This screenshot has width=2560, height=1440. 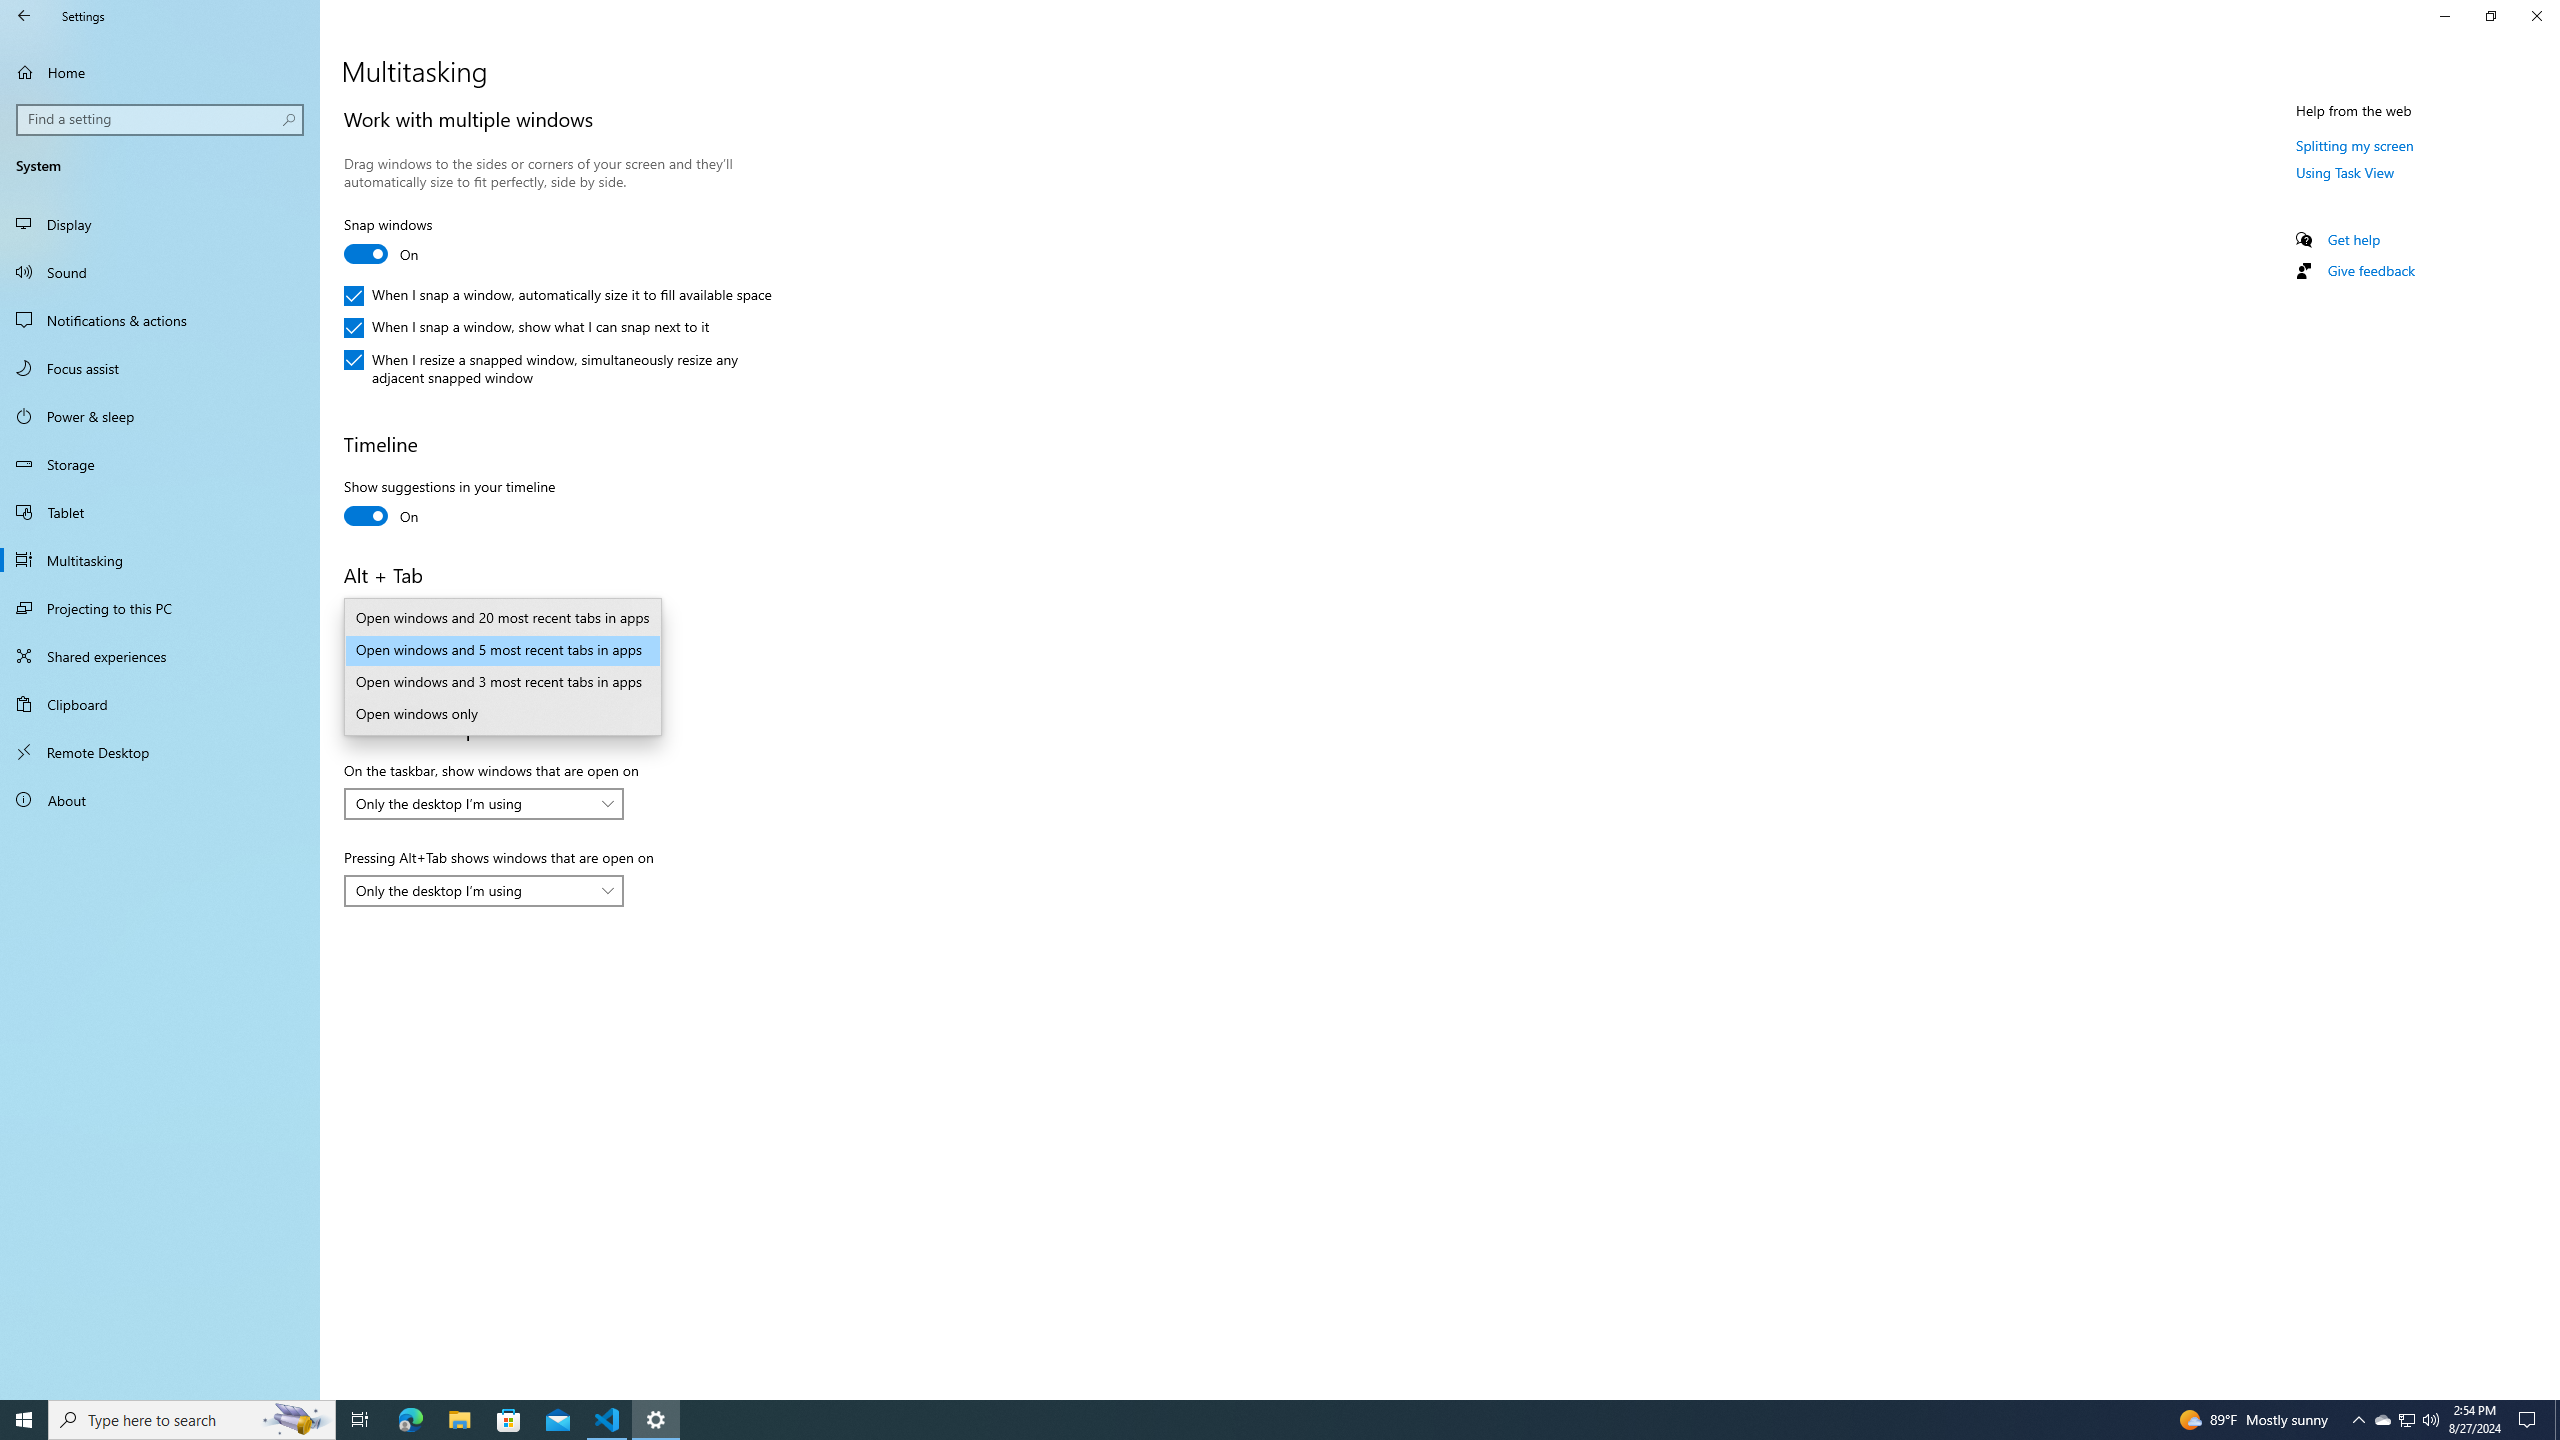 I want to click on 'Power & sleep', so click(x=159, y=415).